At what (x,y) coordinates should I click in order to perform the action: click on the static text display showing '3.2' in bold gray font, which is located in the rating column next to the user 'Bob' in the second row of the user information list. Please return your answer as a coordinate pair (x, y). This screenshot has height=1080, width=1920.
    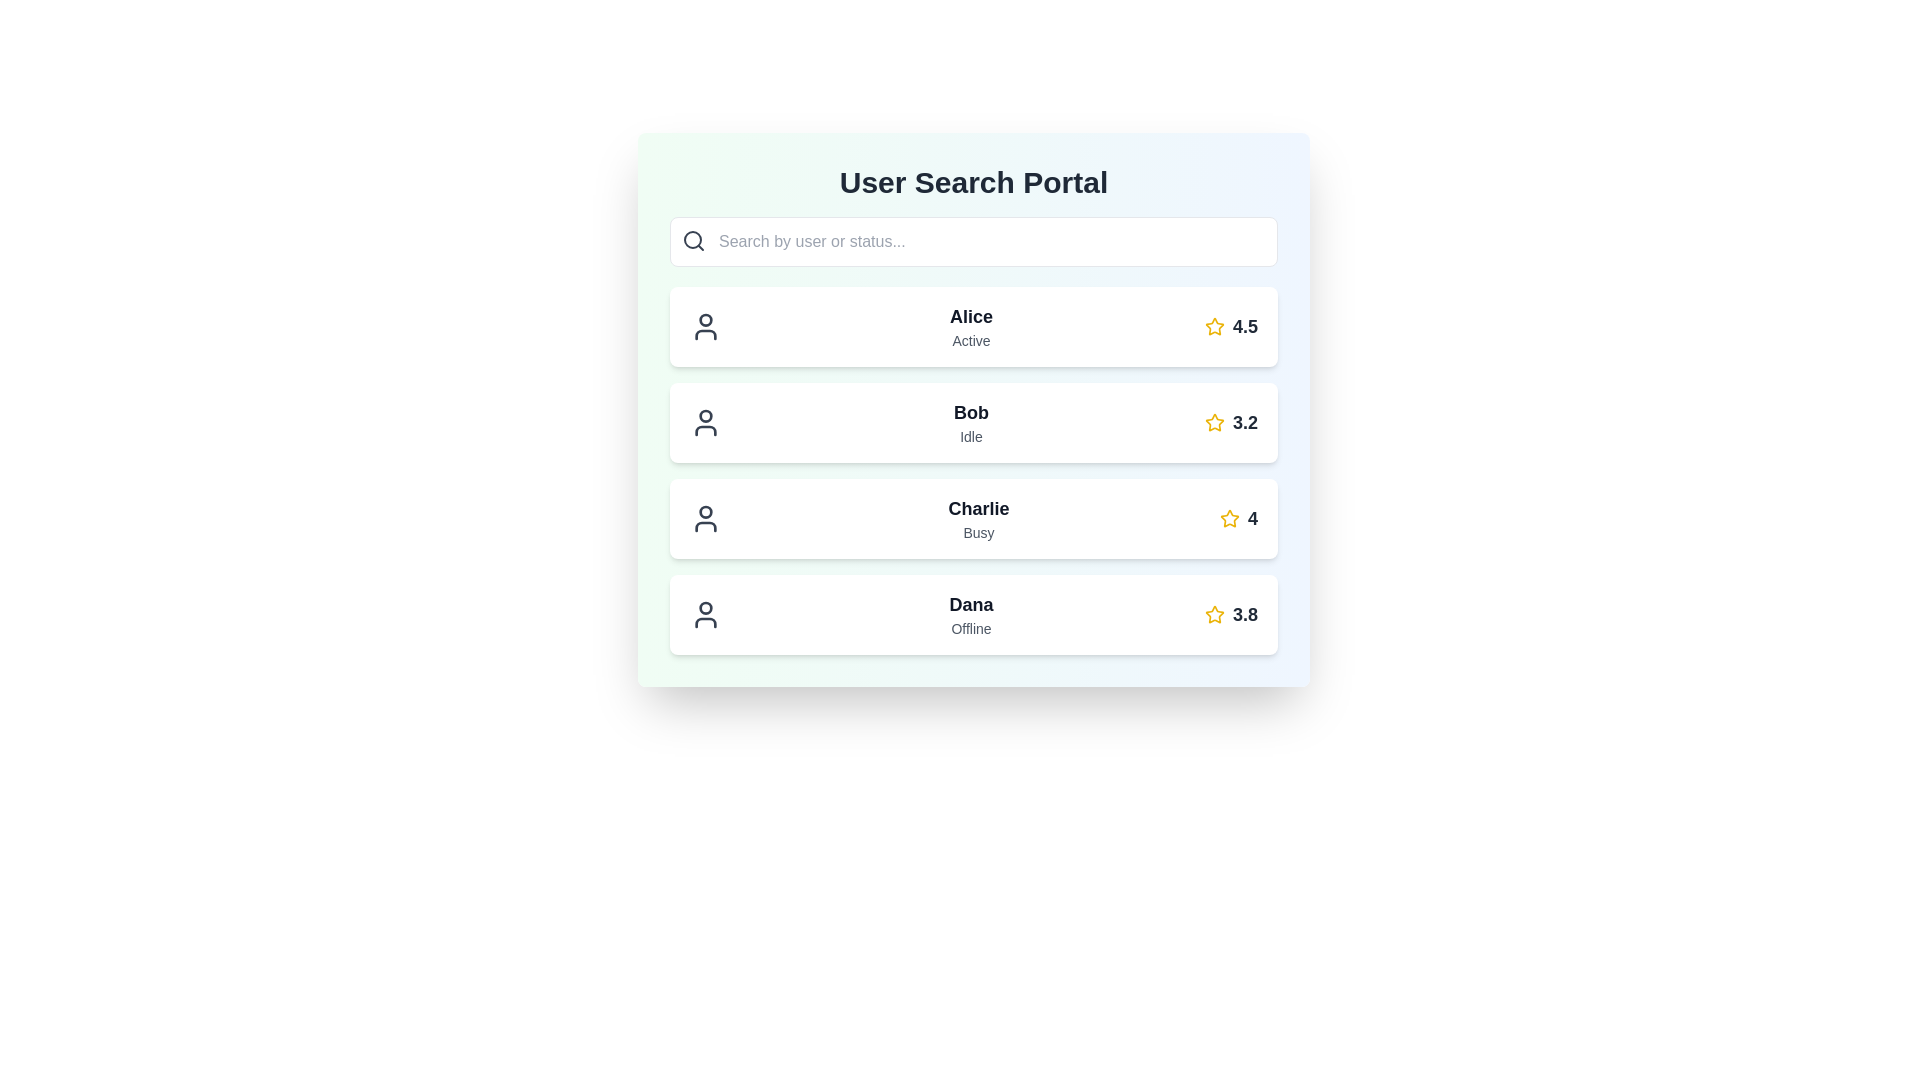
    Looking at the image, I should click on (1244, 422).